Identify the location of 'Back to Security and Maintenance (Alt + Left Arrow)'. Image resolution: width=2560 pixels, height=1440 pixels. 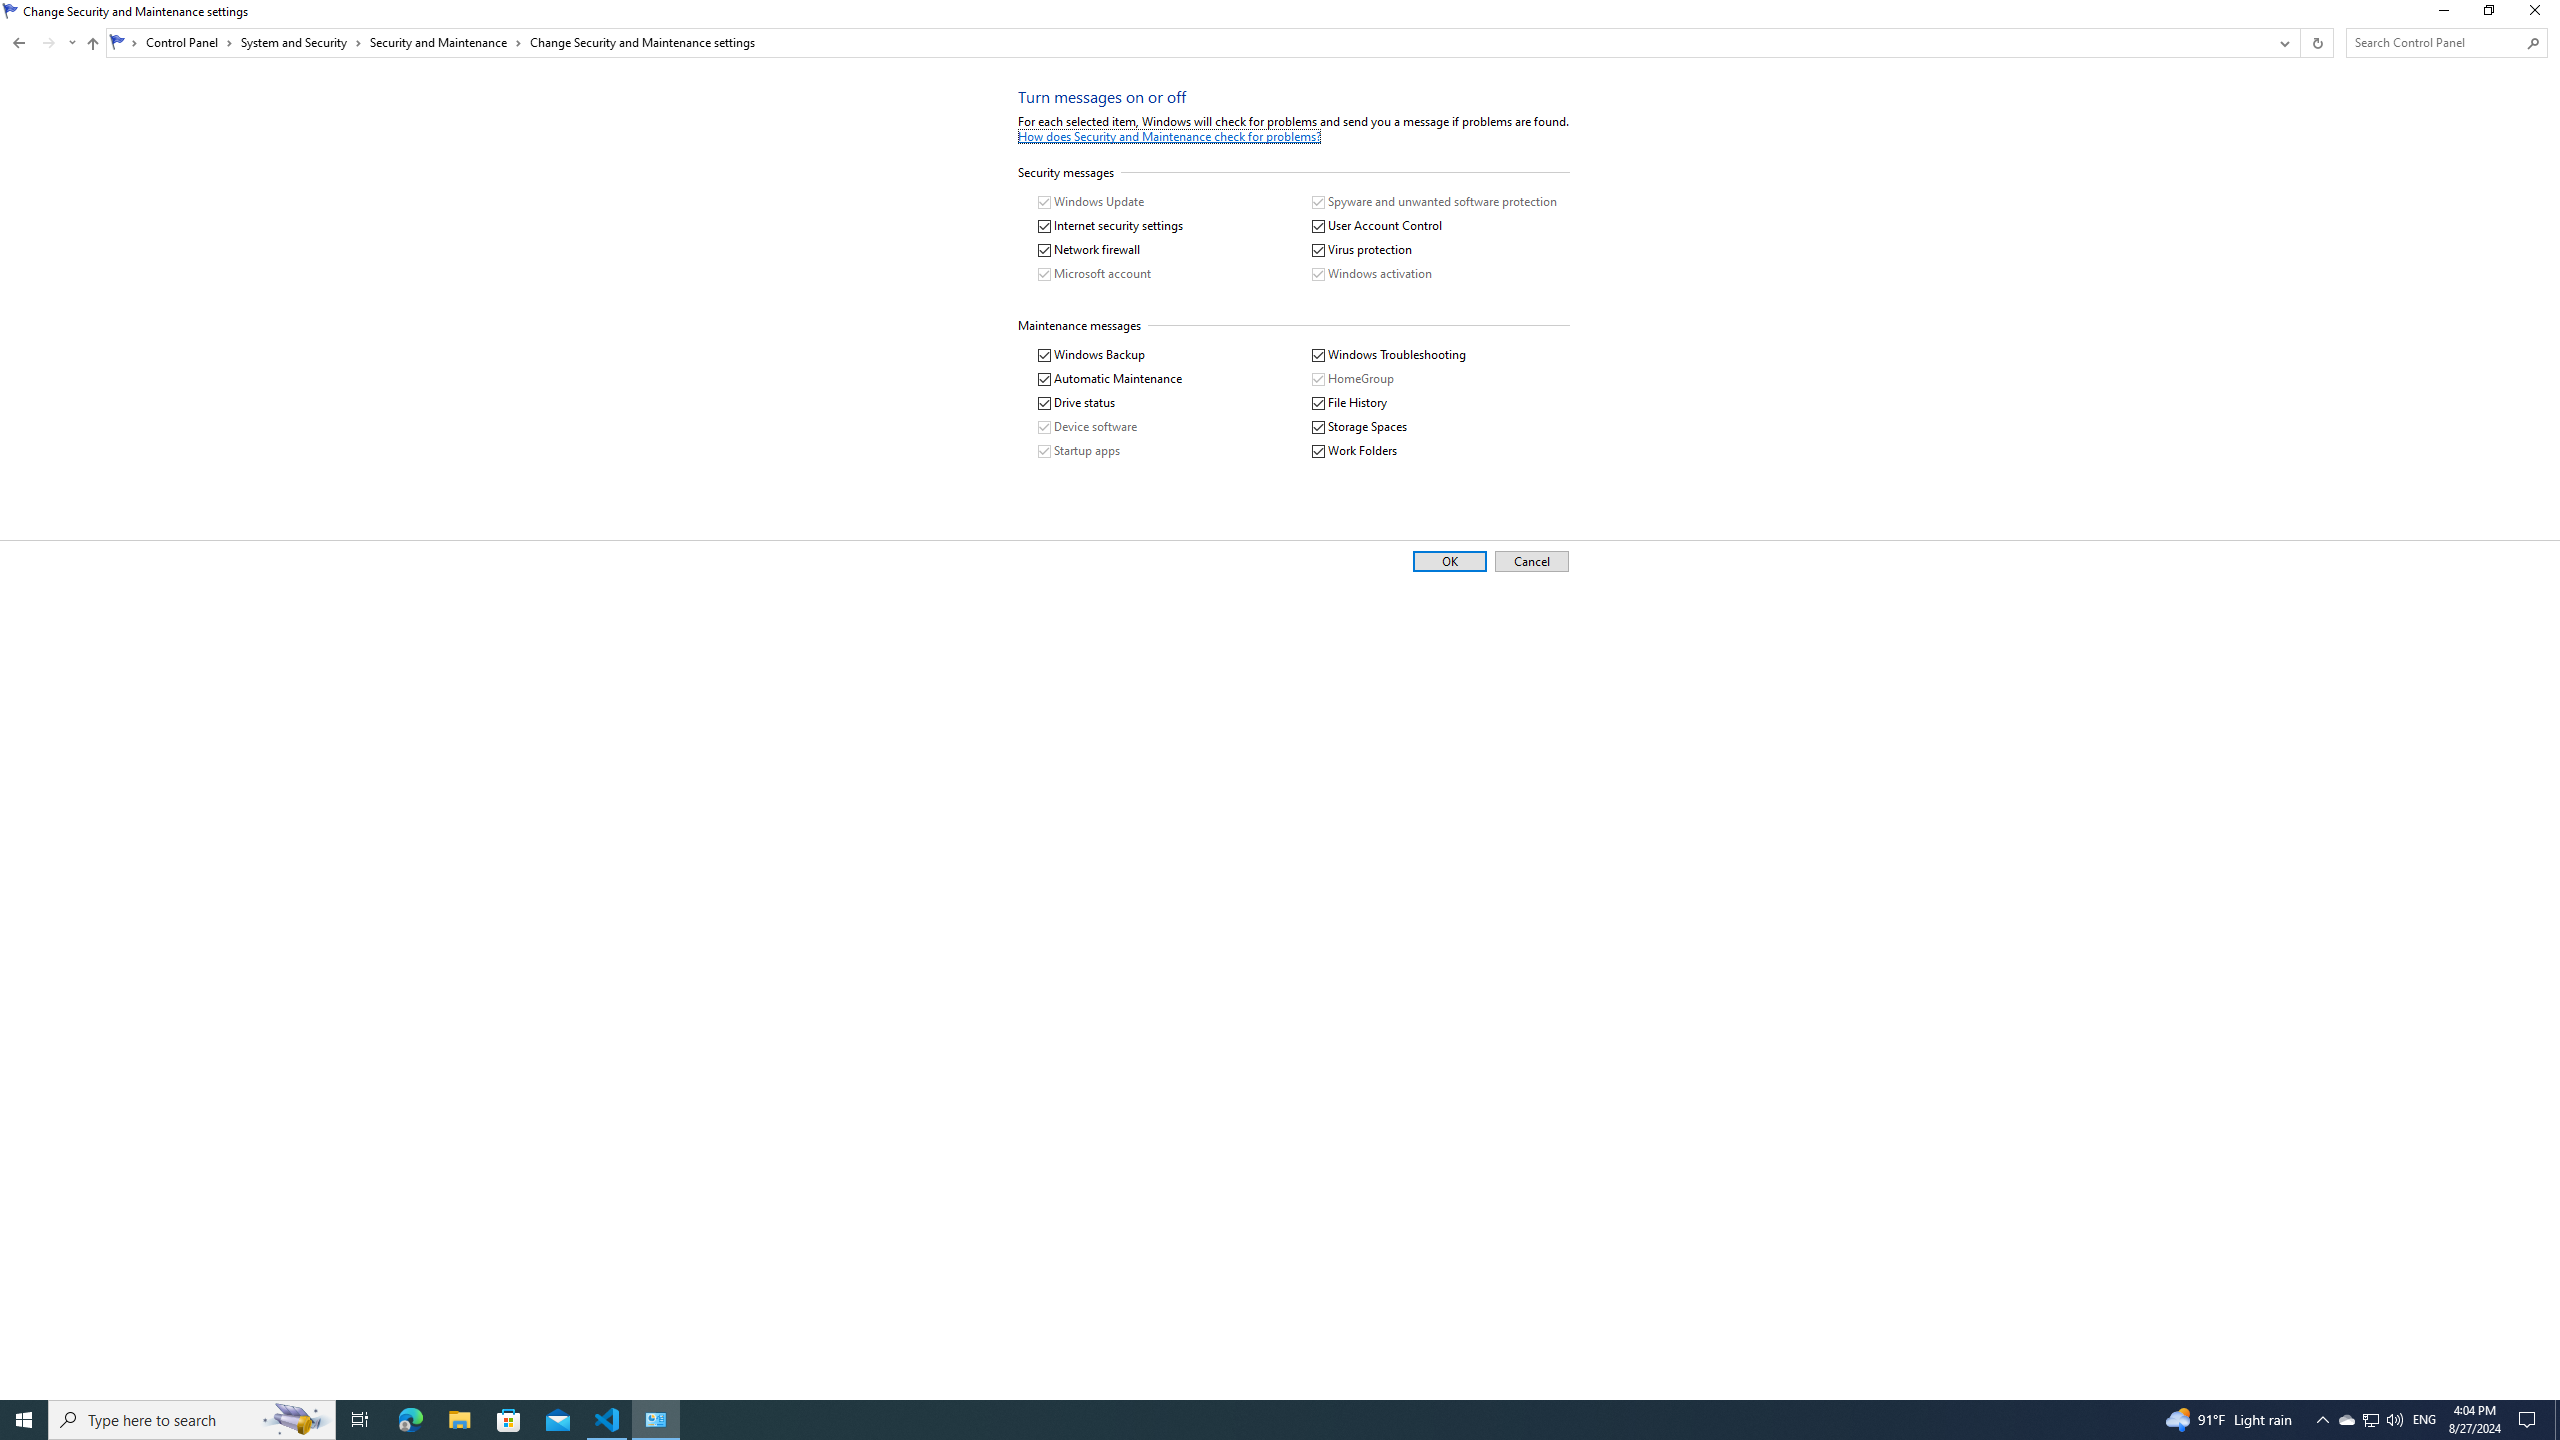
(19, 42).